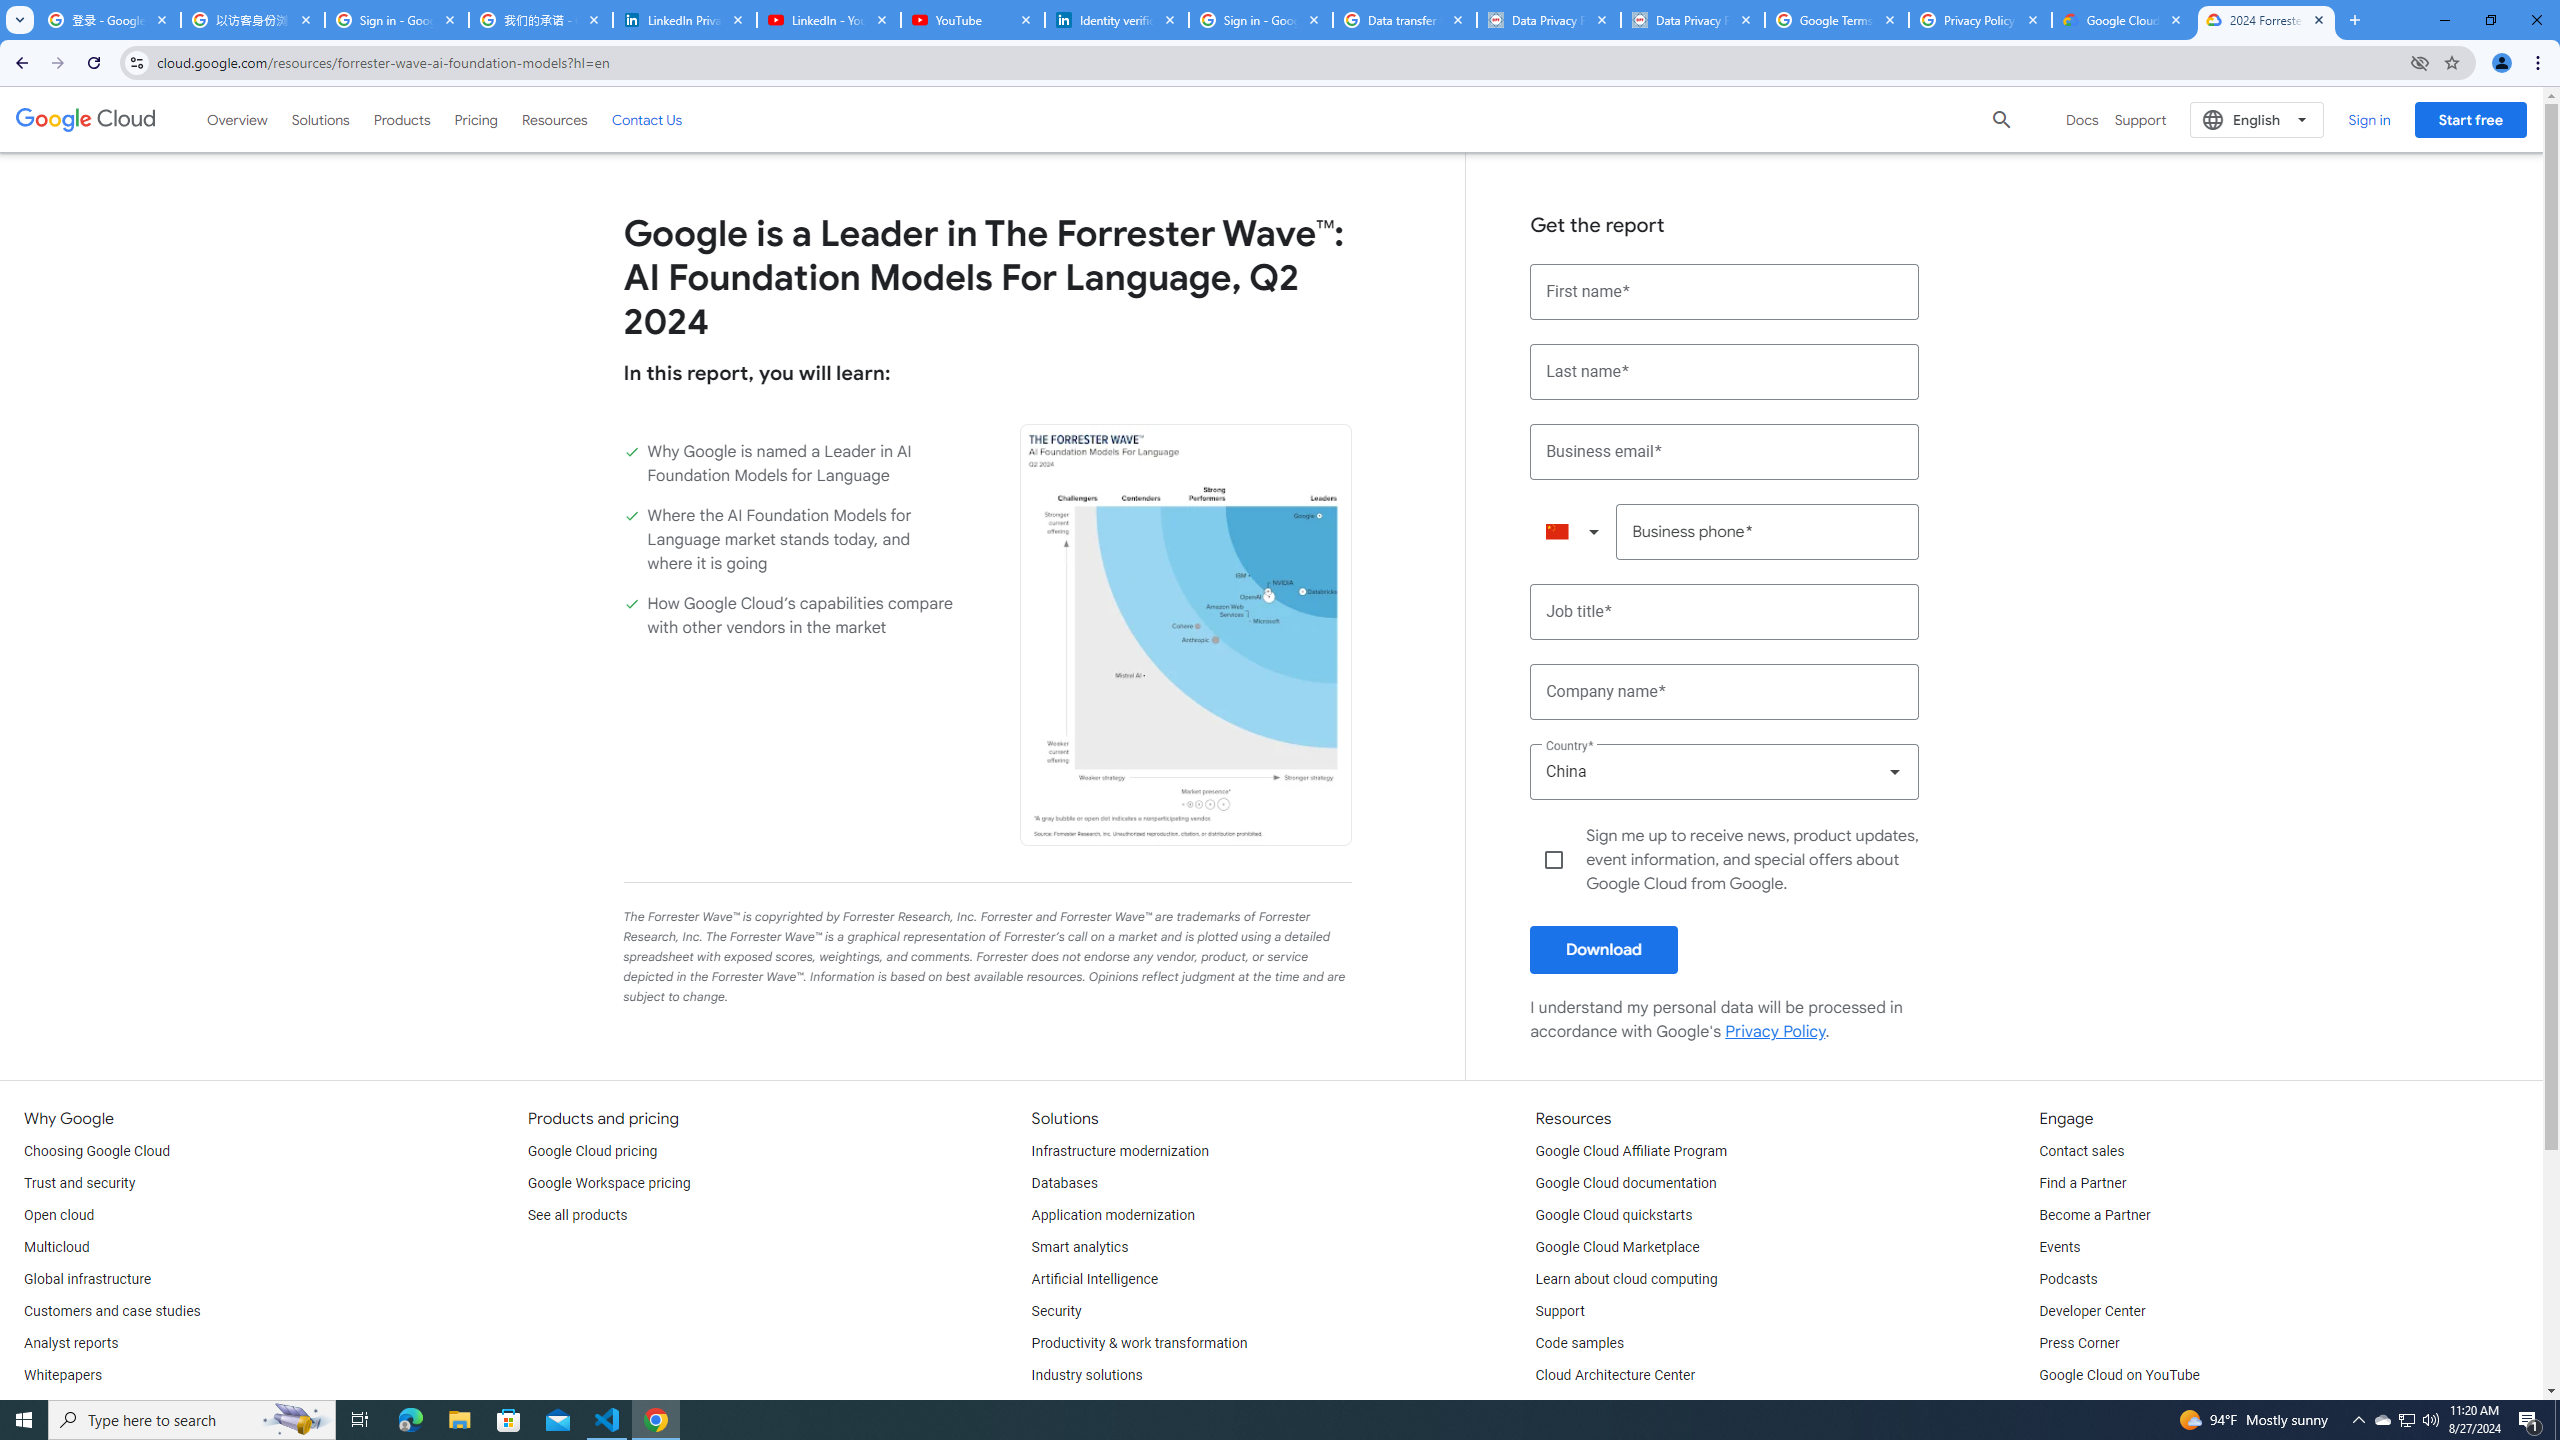  What do you see at coordinates (1121, 1152) in the screenshot?
I see `'Infrastructure modernization'` at bounding box center [1121, 1152].